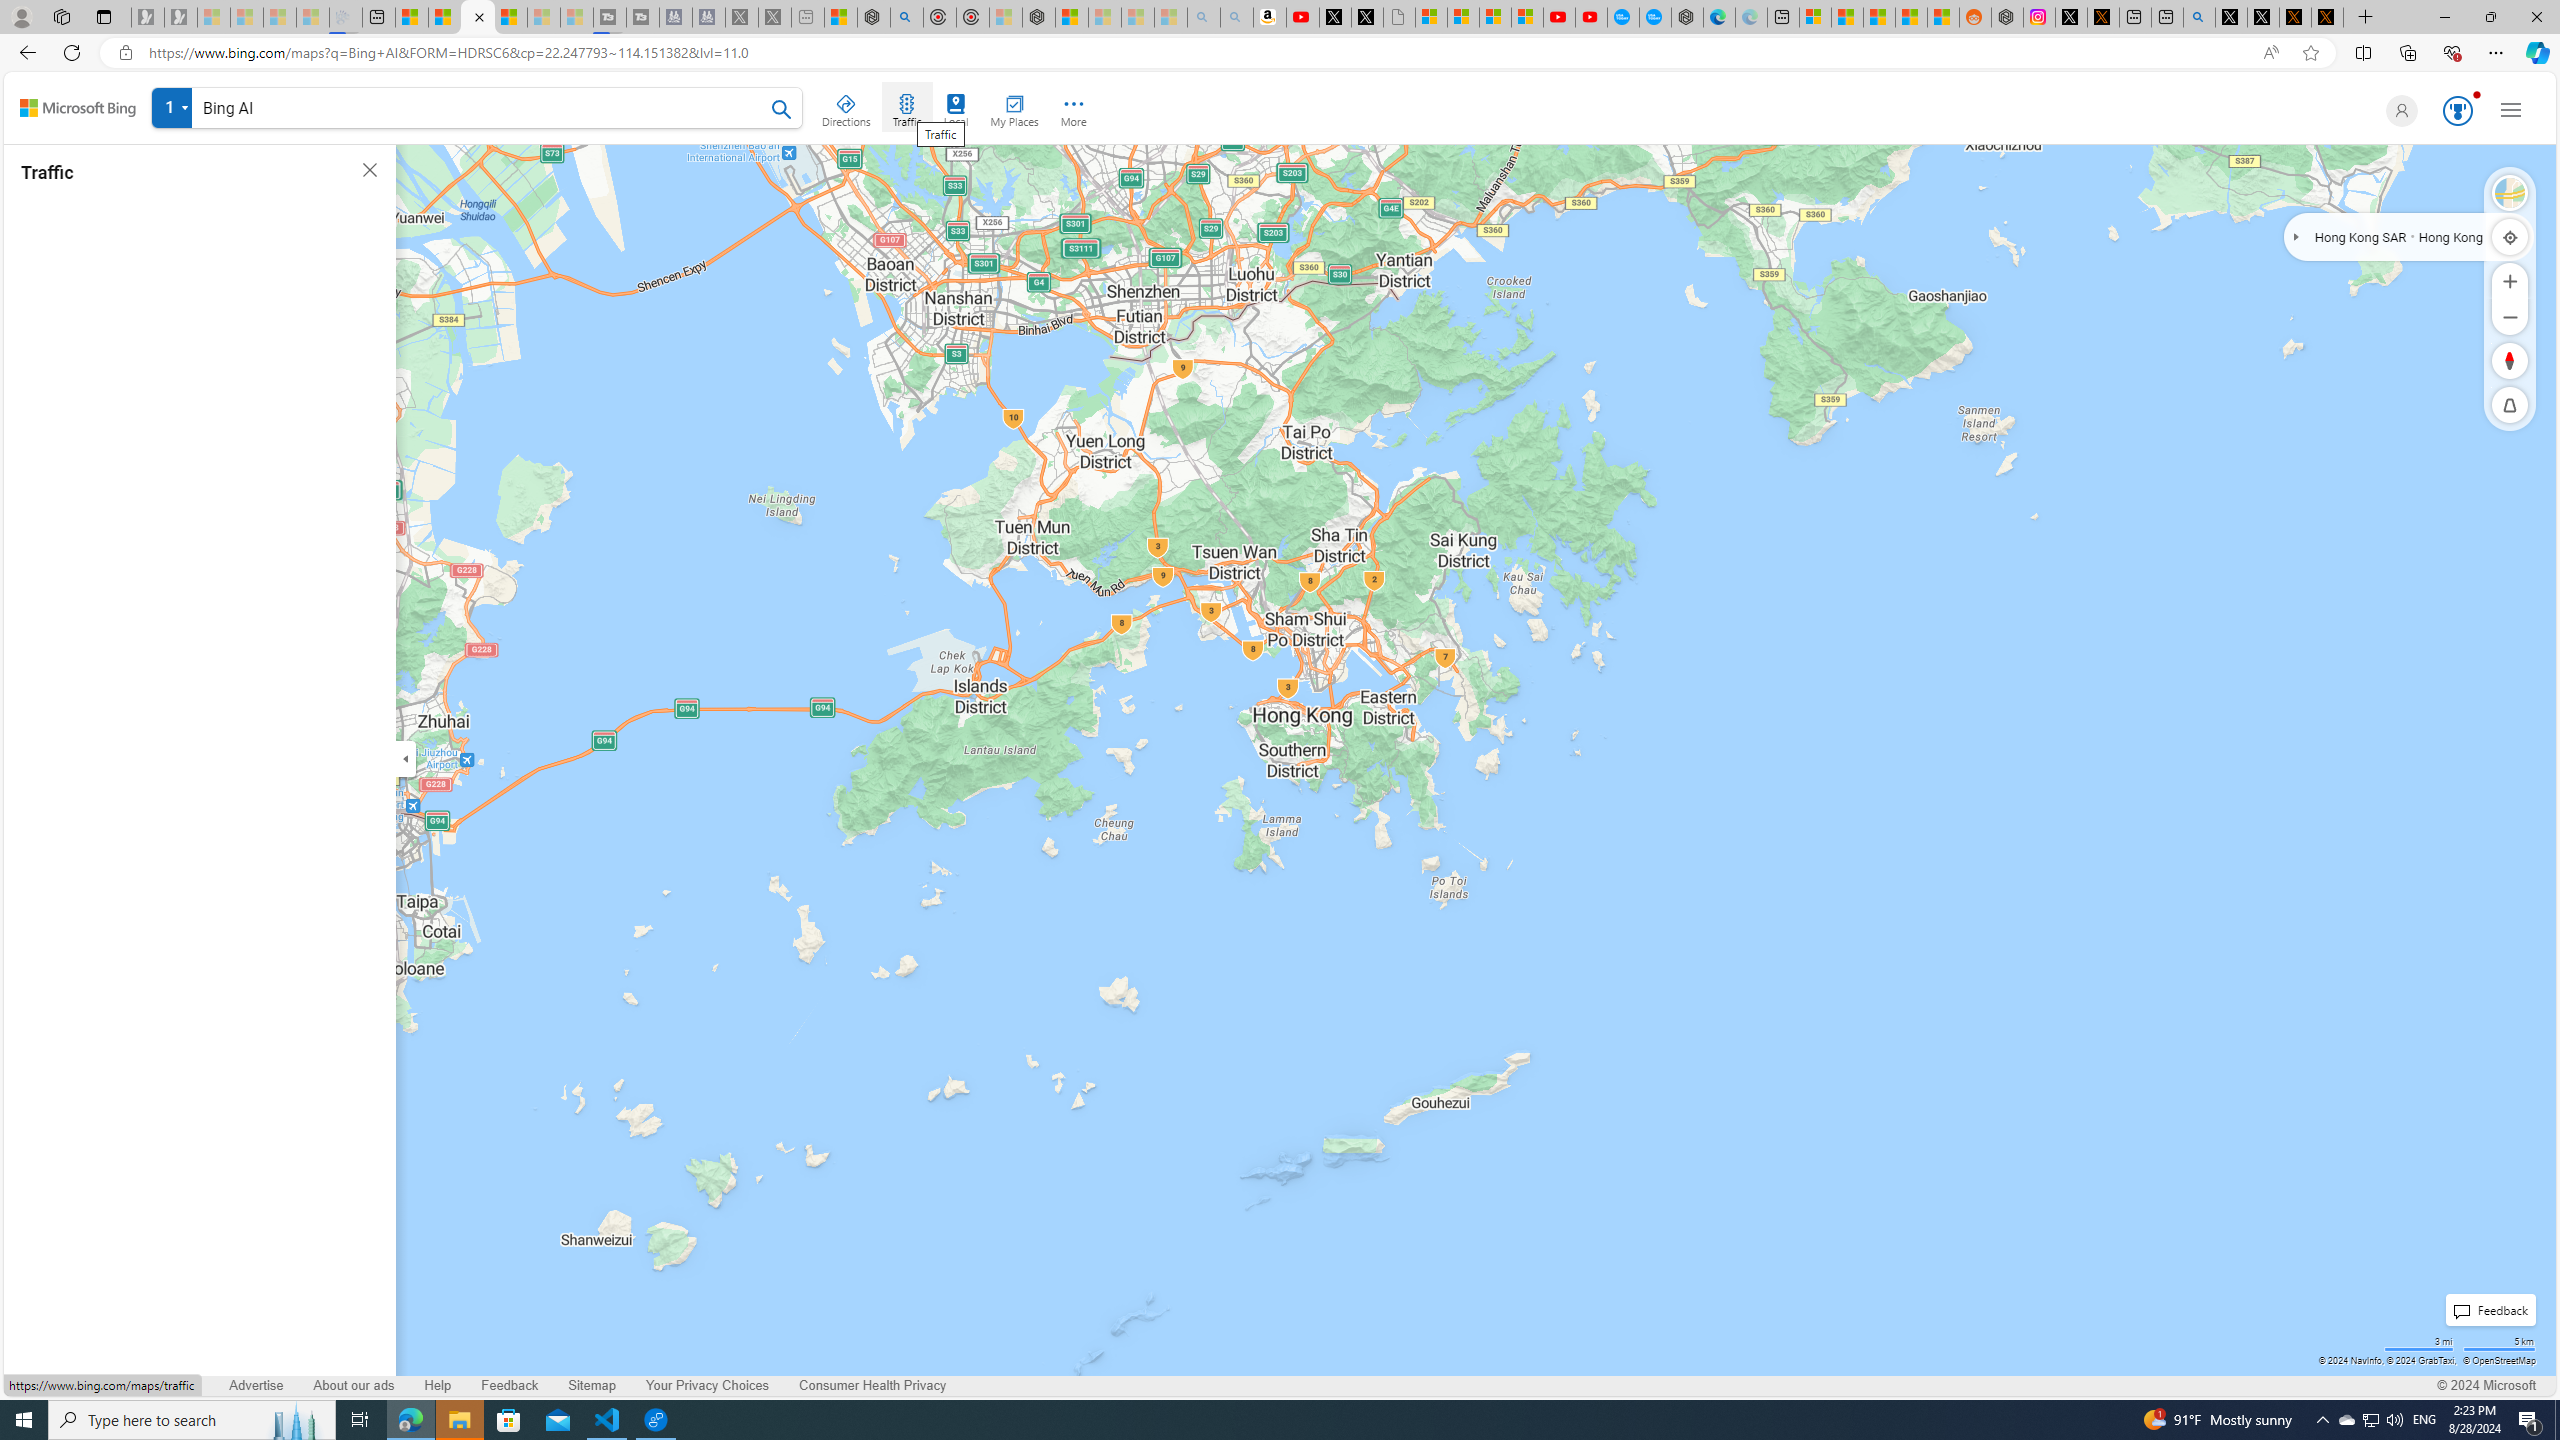 This screenshot has width=2560, height=1440. What do you see at coordinates (1012, 107) in the screenshot?
I see `'My Places'` at bounding box center [1012, 107].